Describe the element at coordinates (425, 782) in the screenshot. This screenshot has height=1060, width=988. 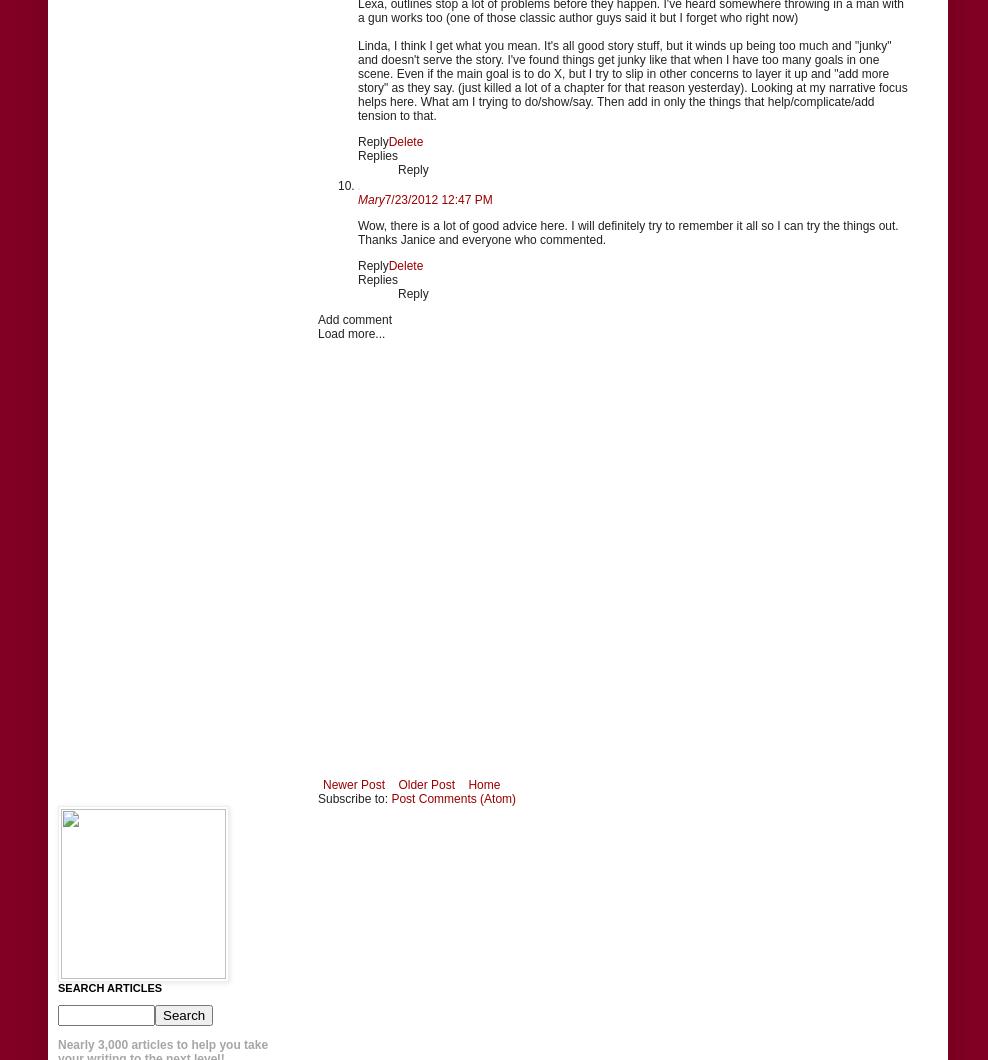
I see `'Older Post'` at that location.